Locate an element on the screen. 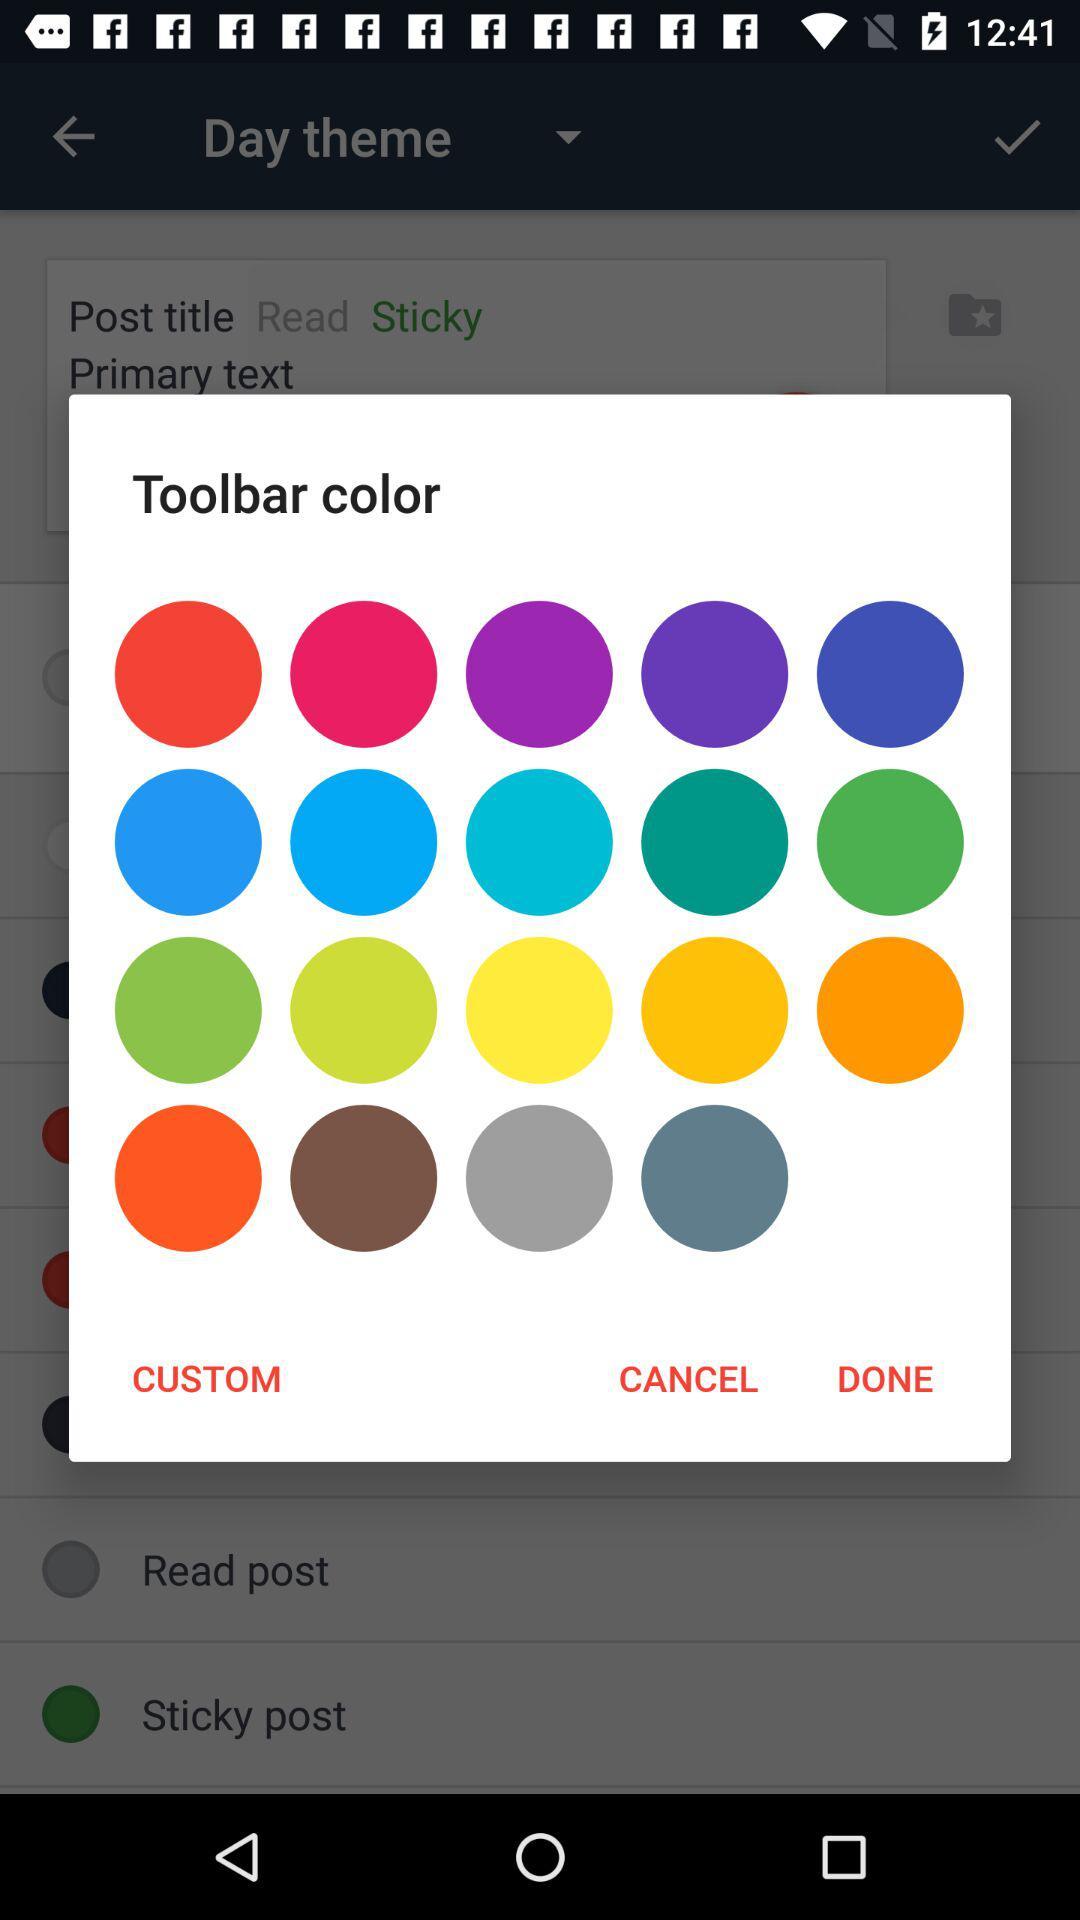  the item to the left of the done icon is located at coordinates (687, 1376).